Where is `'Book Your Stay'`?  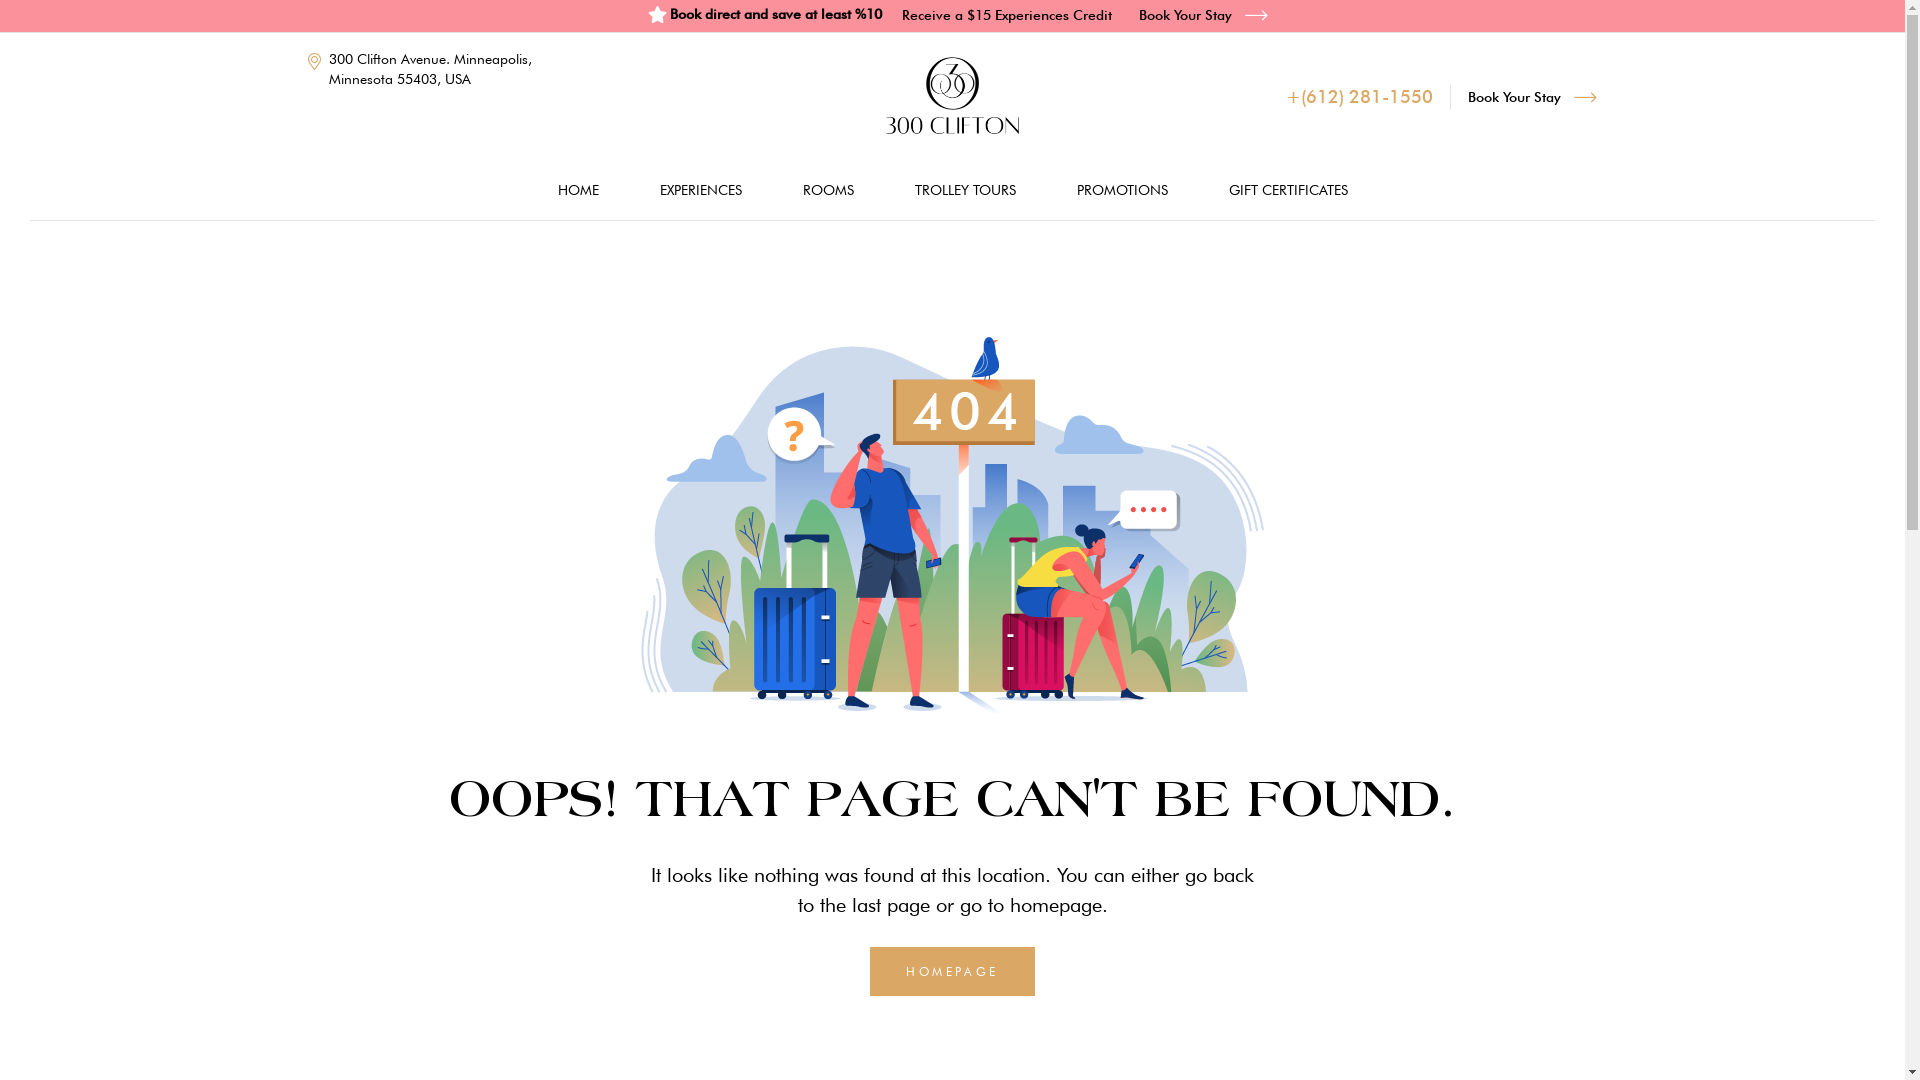
'Book Your Stay' is located at coordinates (1531, 96).